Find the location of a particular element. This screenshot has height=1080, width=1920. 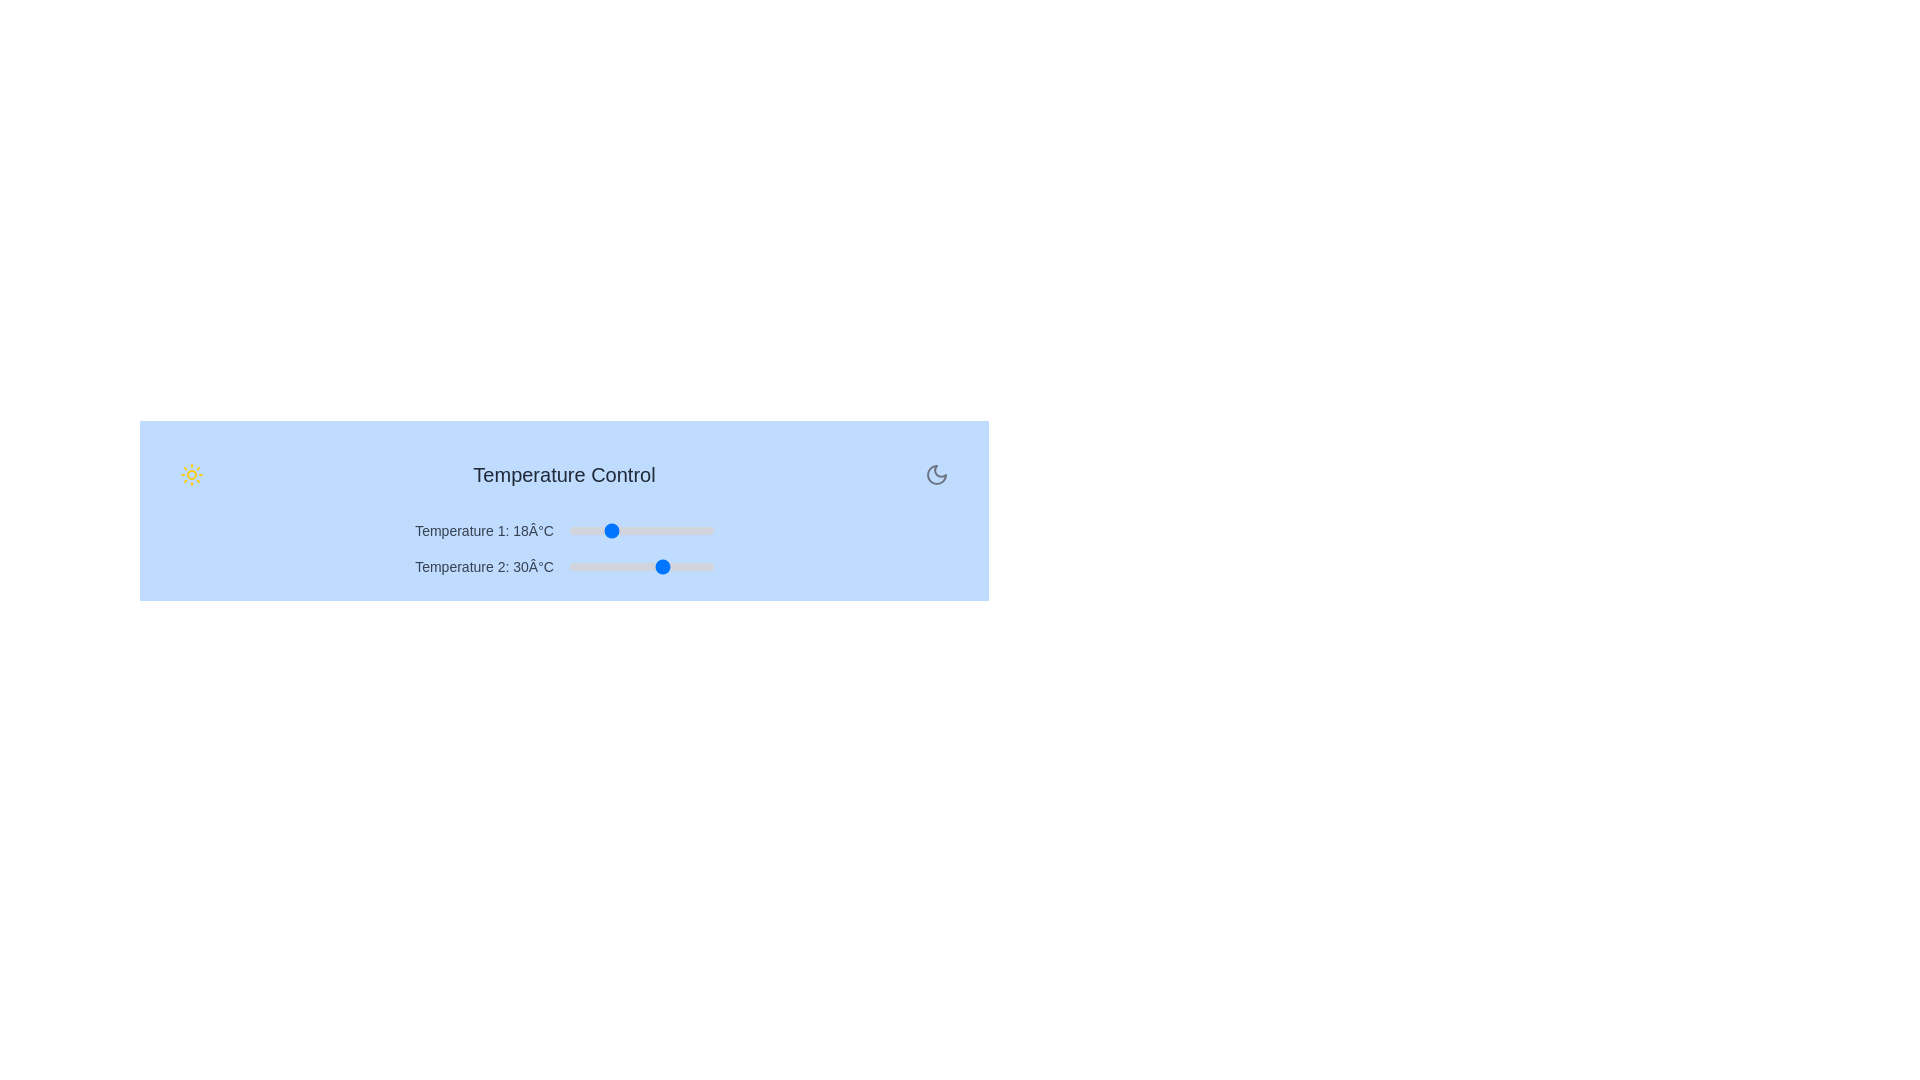

the temperature slider is located at coordinates (699, 567).